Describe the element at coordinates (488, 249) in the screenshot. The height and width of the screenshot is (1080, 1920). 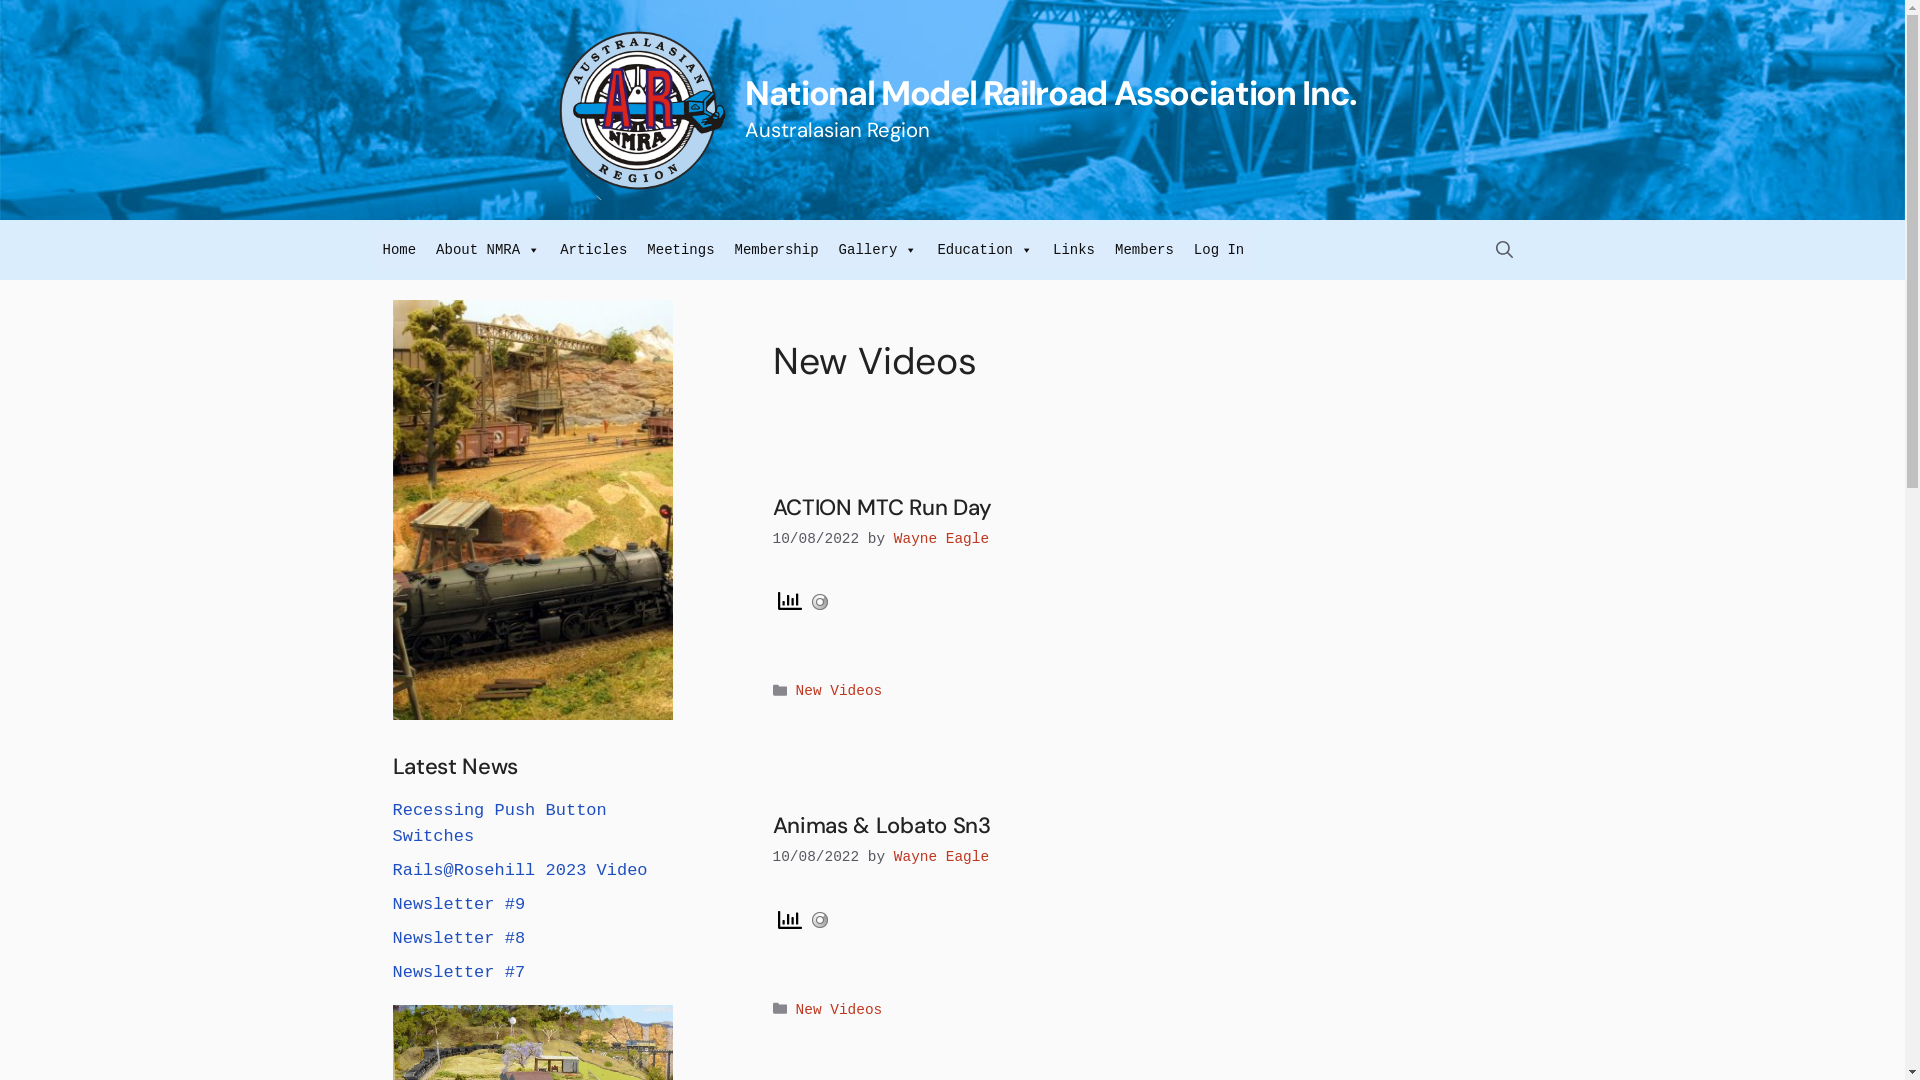
I see `'About NMRA'` at that location.